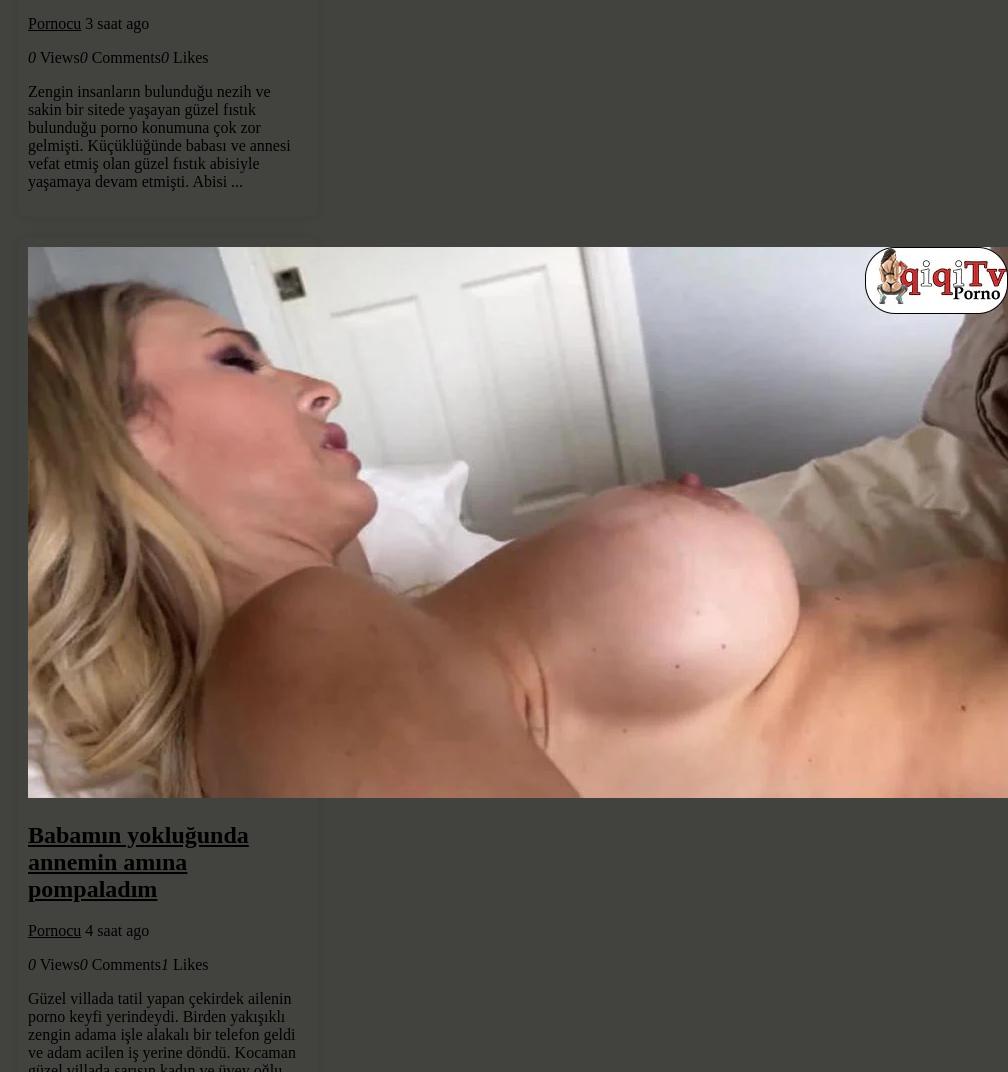 The image size is (1008, 1072). What do you see at coordinates (164, 963) in the screenshot?
I see `'1'` at bounding box center [164, 963].